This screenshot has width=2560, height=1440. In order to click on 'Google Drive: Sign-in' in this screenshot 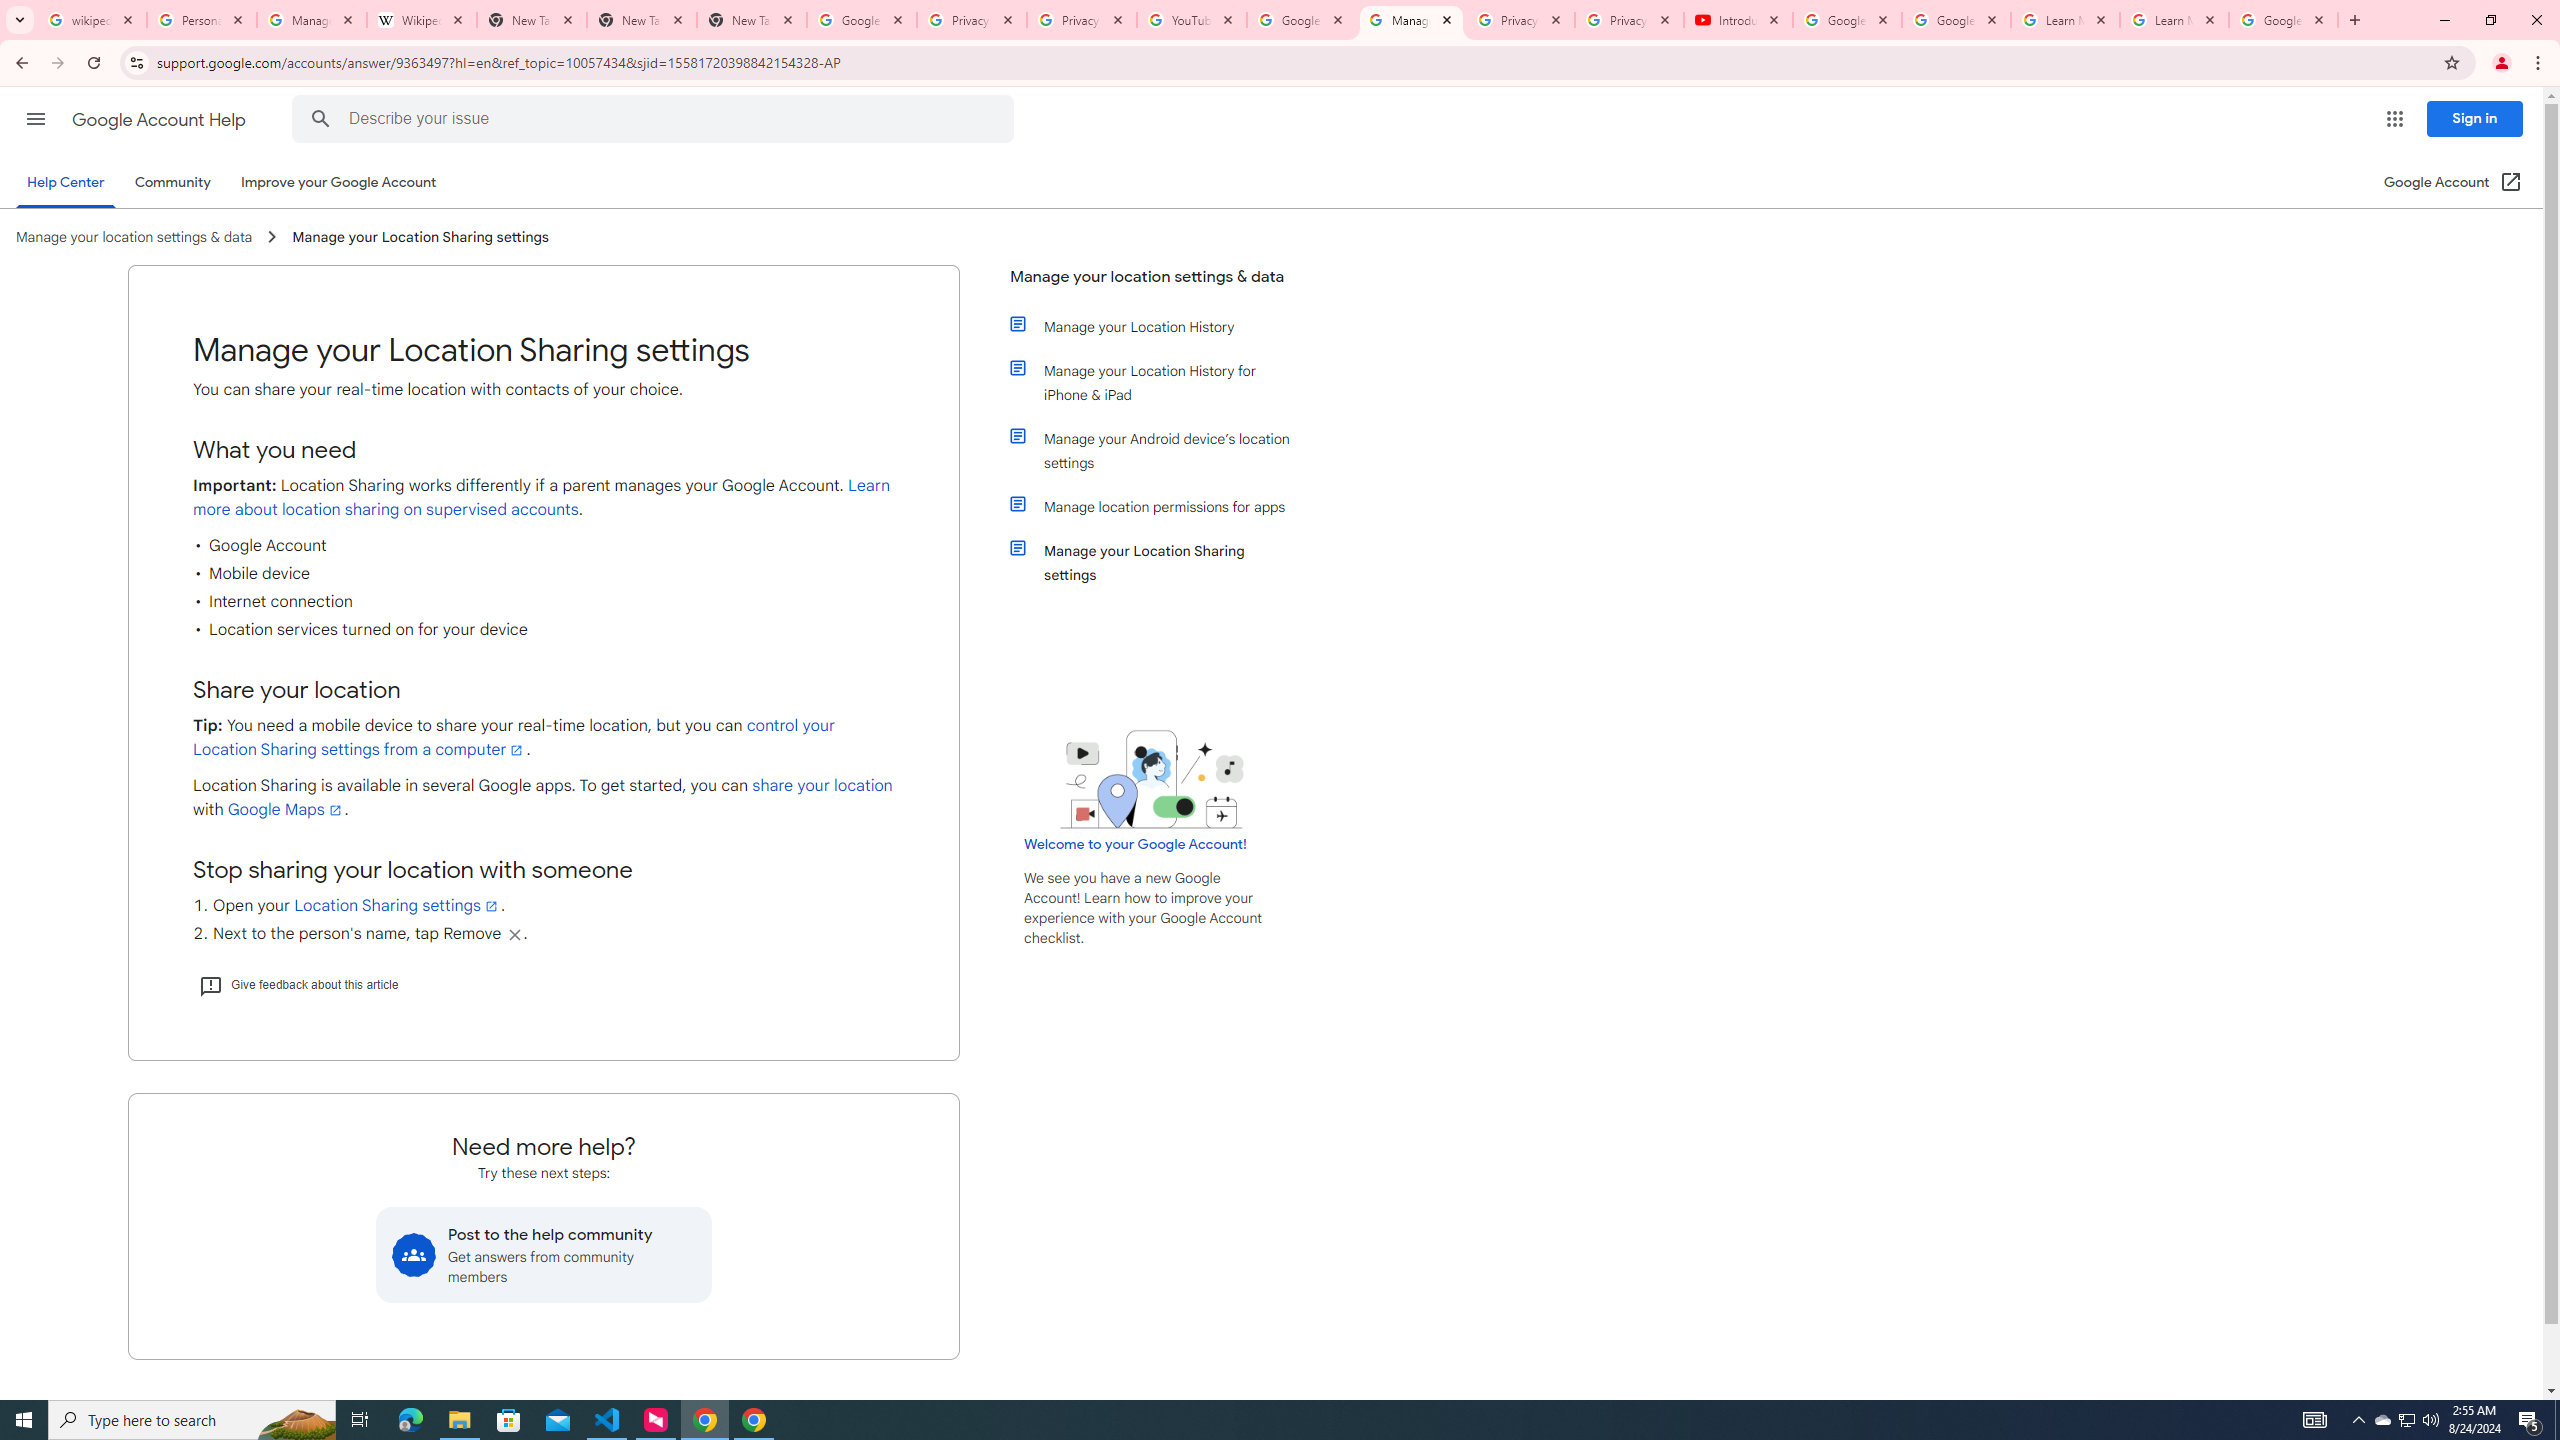, I will do `click(861, 19)`.